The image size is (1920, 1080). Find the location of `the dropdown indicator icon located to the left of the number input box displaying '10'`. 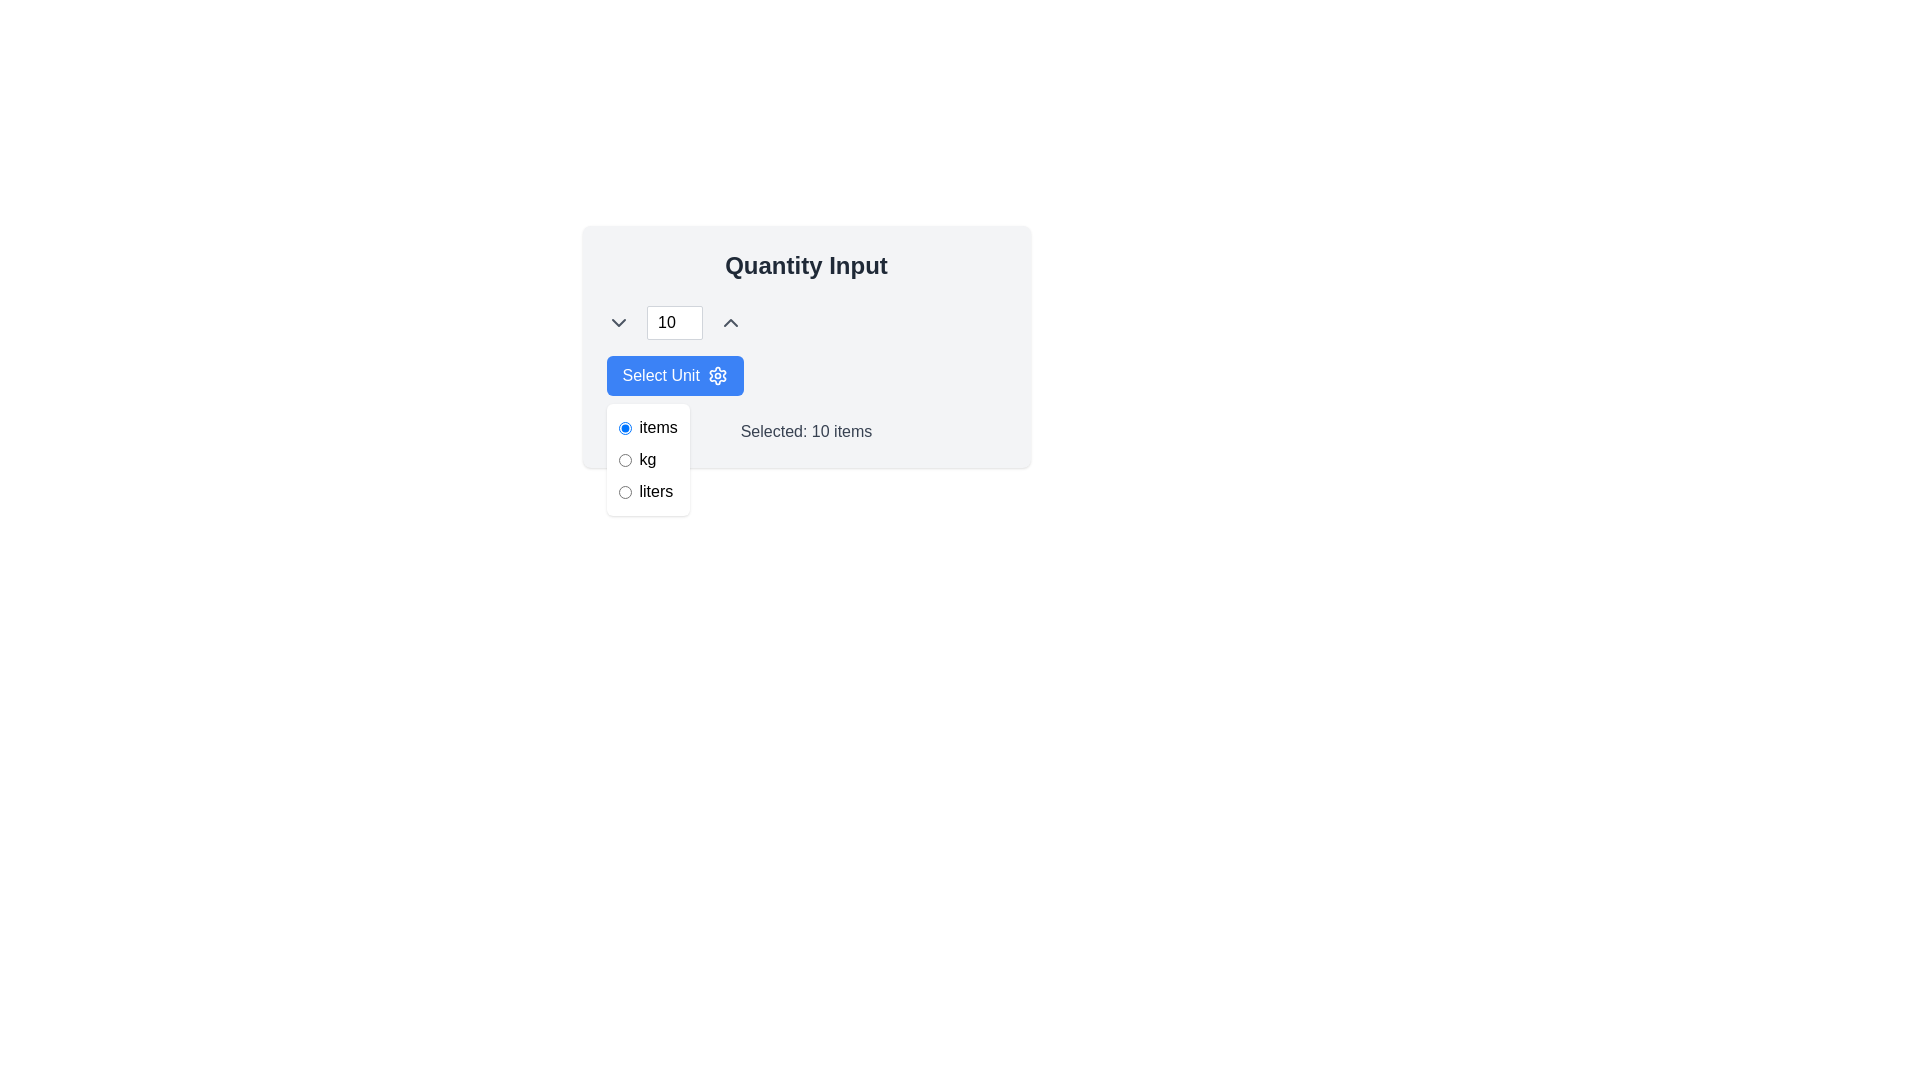

the dropdown indicator icon located to the left of the number input box displaying '10' is located at coordinates (617, 322).